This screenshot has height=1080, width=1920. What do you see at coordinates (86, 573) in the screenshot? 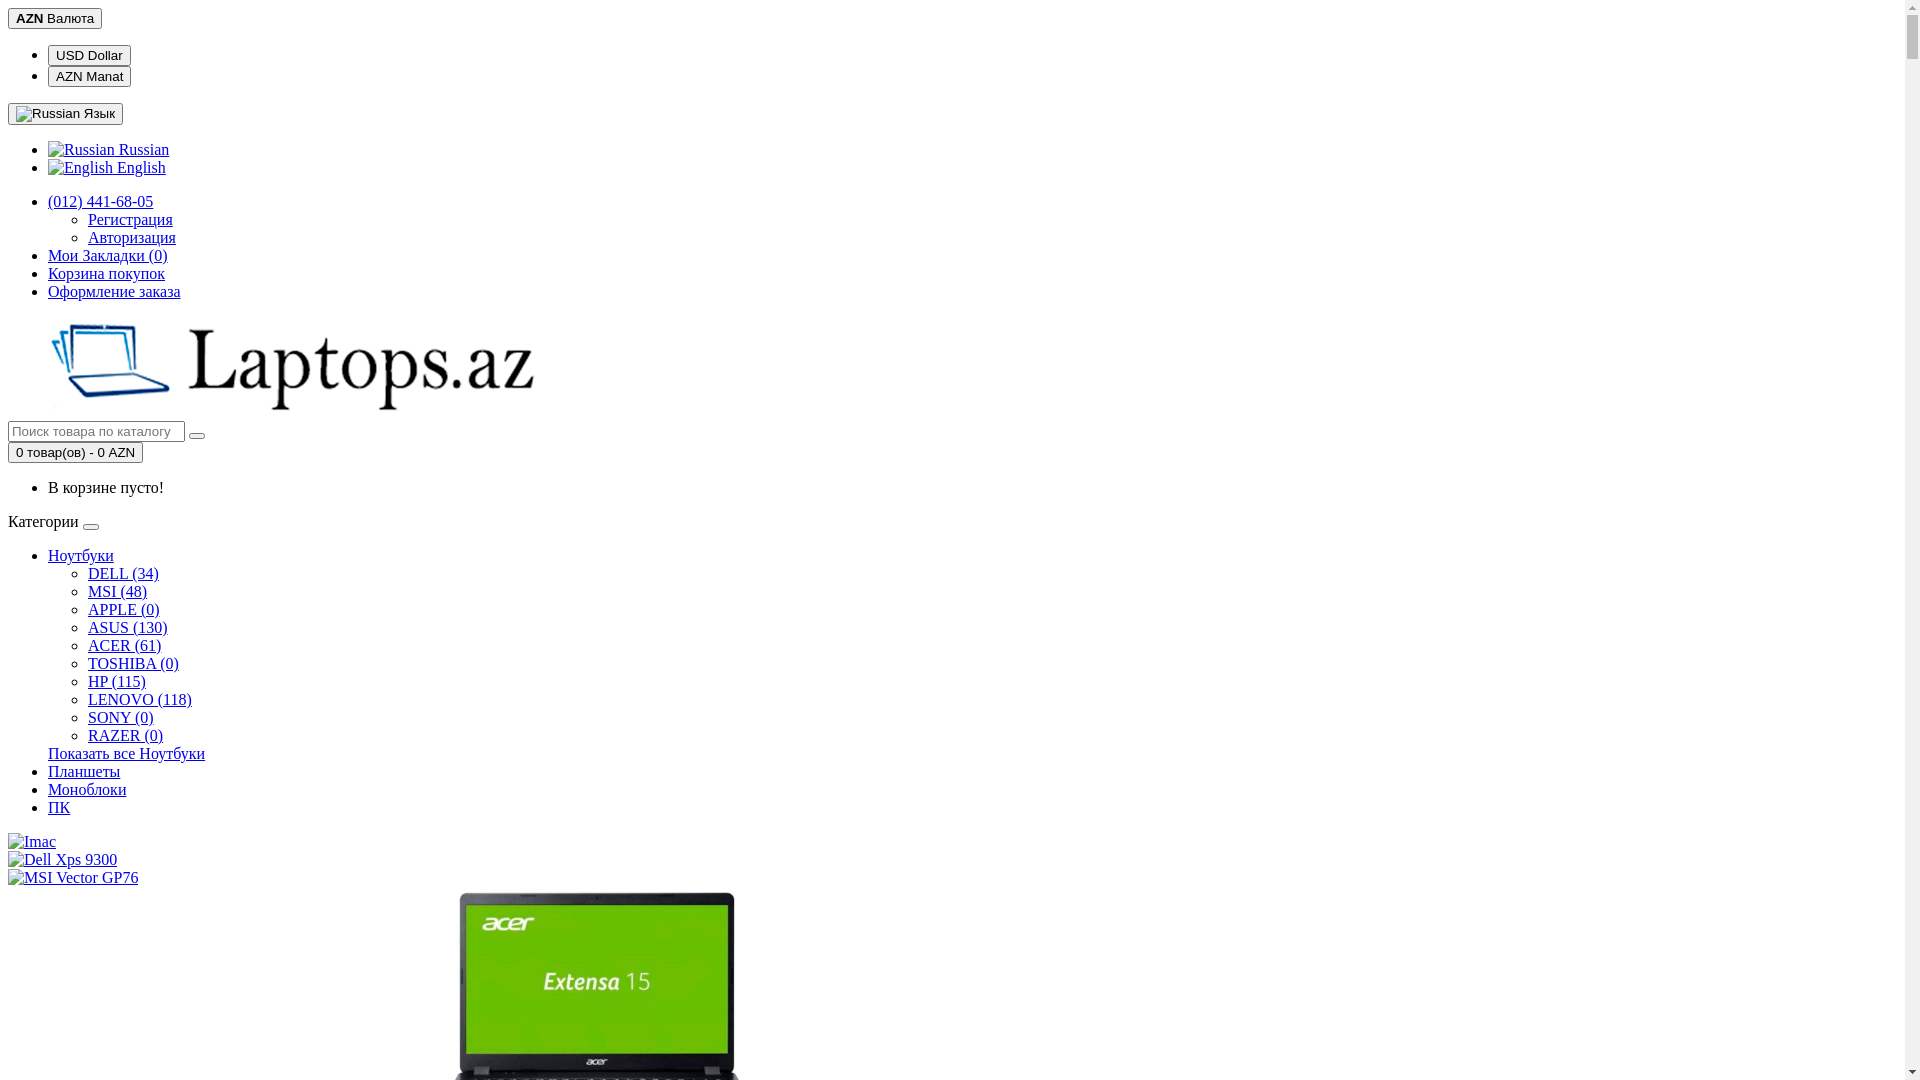
I see `'DELL (34)'` at bounding box center [86, 573].